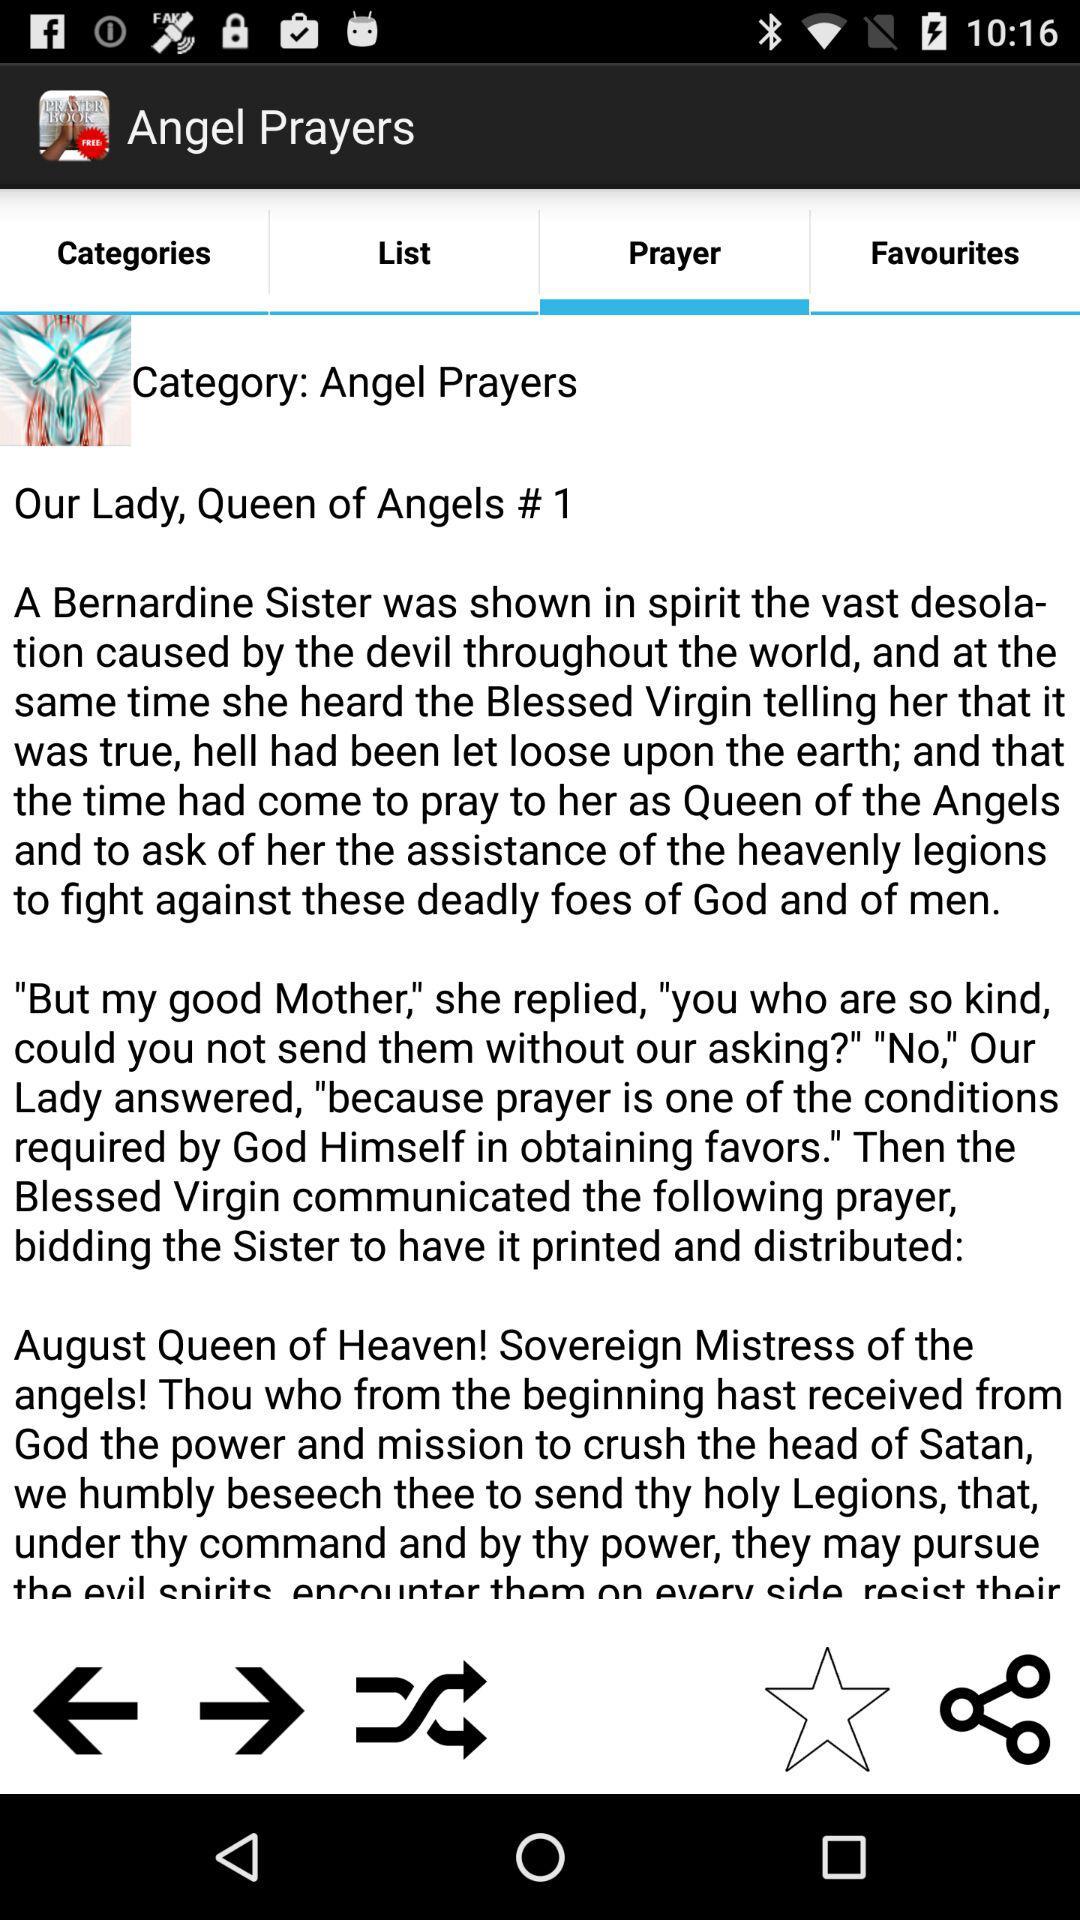 The height and width of the screenshot is (1920, 1080). Describe the element at coordinates (420, 1708) in the screenshot. I see `the item below our lady queen item` at that location.